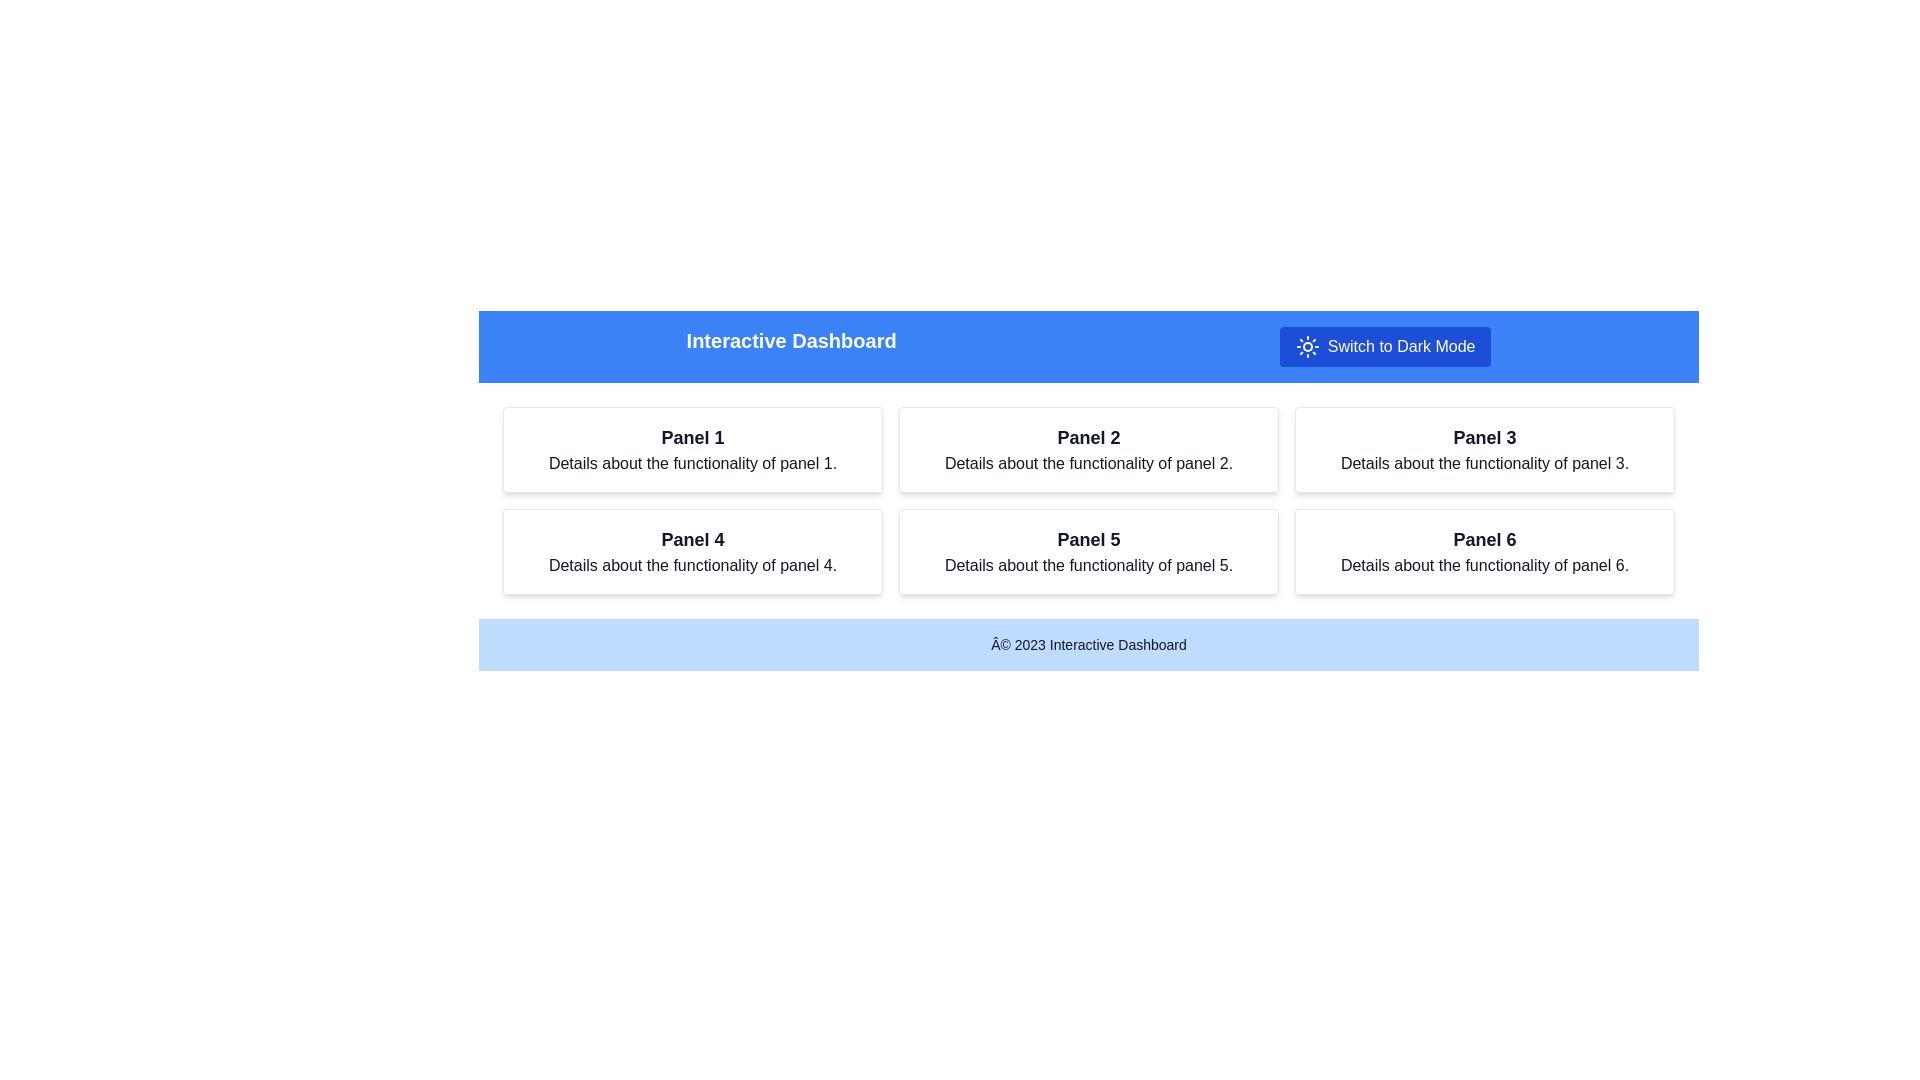  What do you see at coordinates (1088, 463) in the screenshot?
I see `text block displaying 'Details about the functionality of panel 2.' located under the heading 'Panel 2' in the rounded rectangle associated with Panel 2` at bounding box center [1088, 463].